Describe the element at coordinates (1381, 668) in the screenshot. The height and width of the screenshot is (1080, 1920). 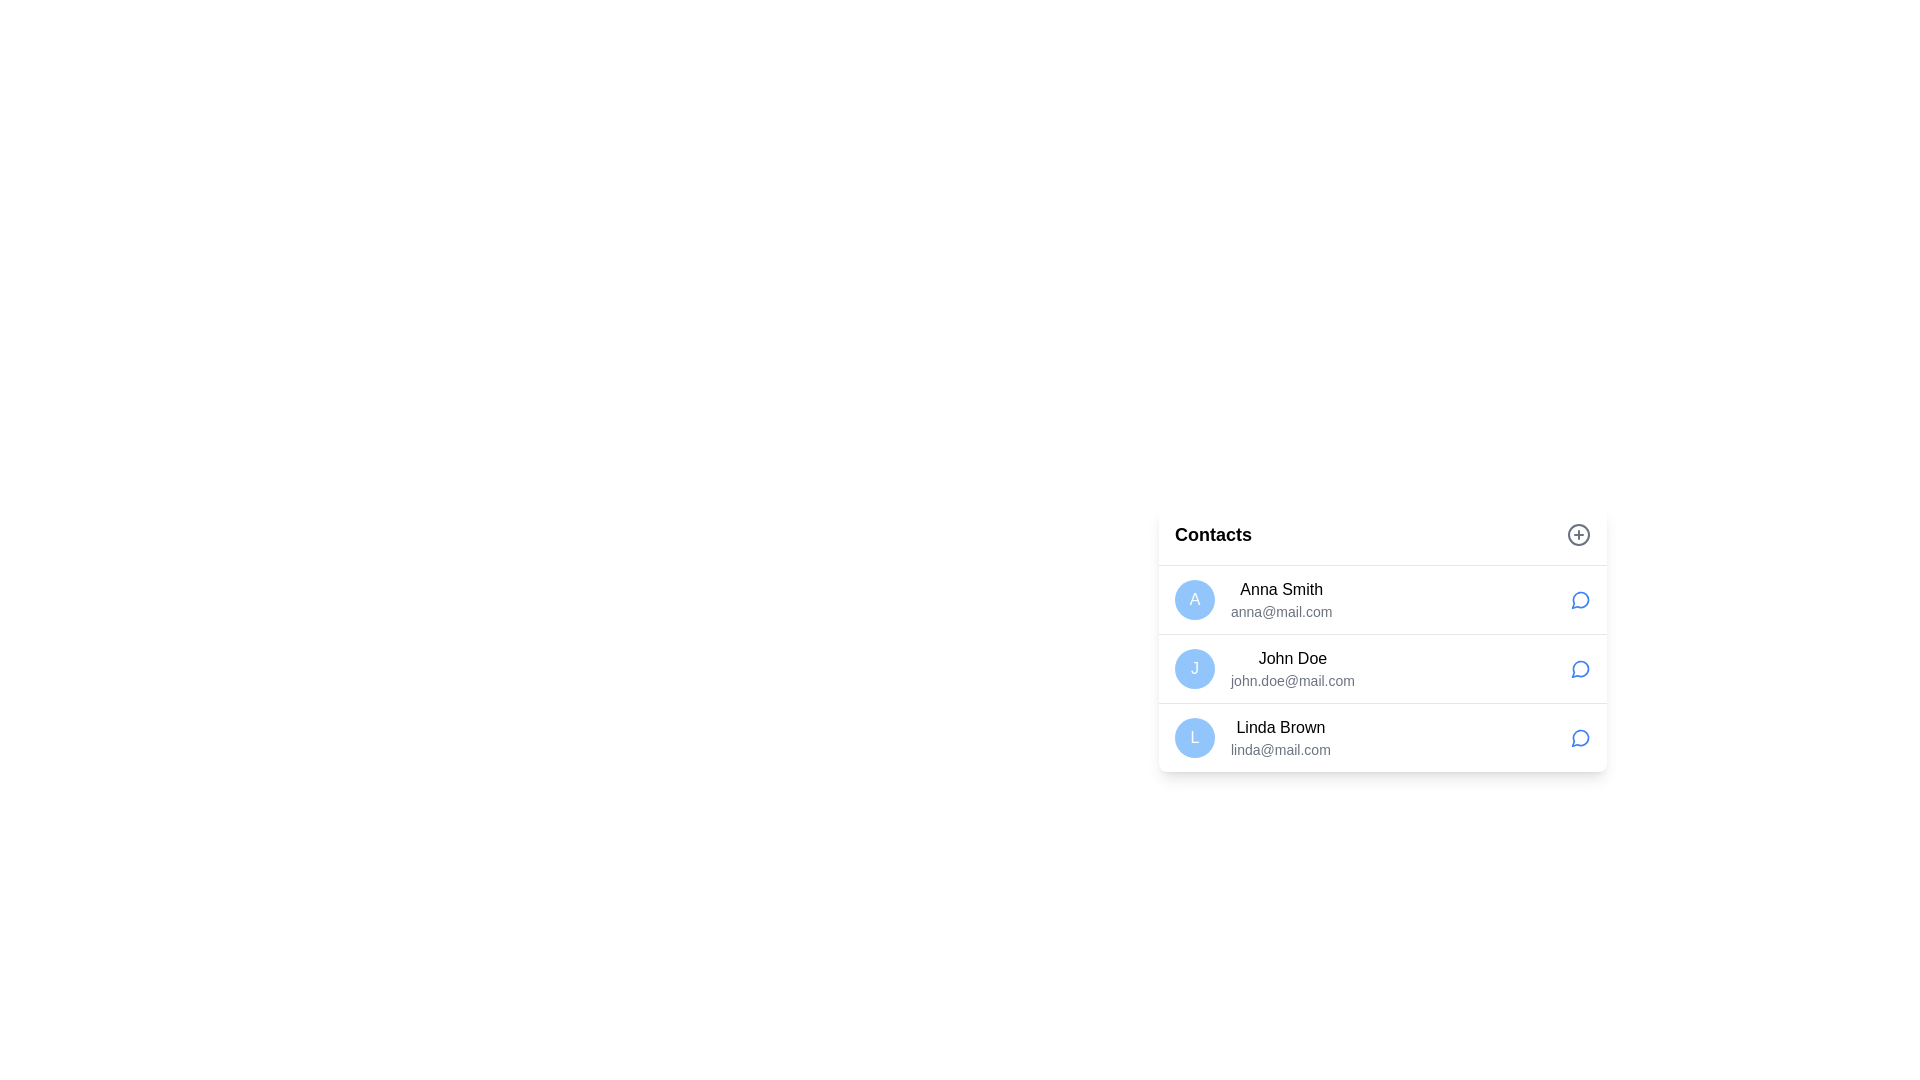
I see `the second contact list item displaying information about John Doe in the 'Contacts' panel` at that location.